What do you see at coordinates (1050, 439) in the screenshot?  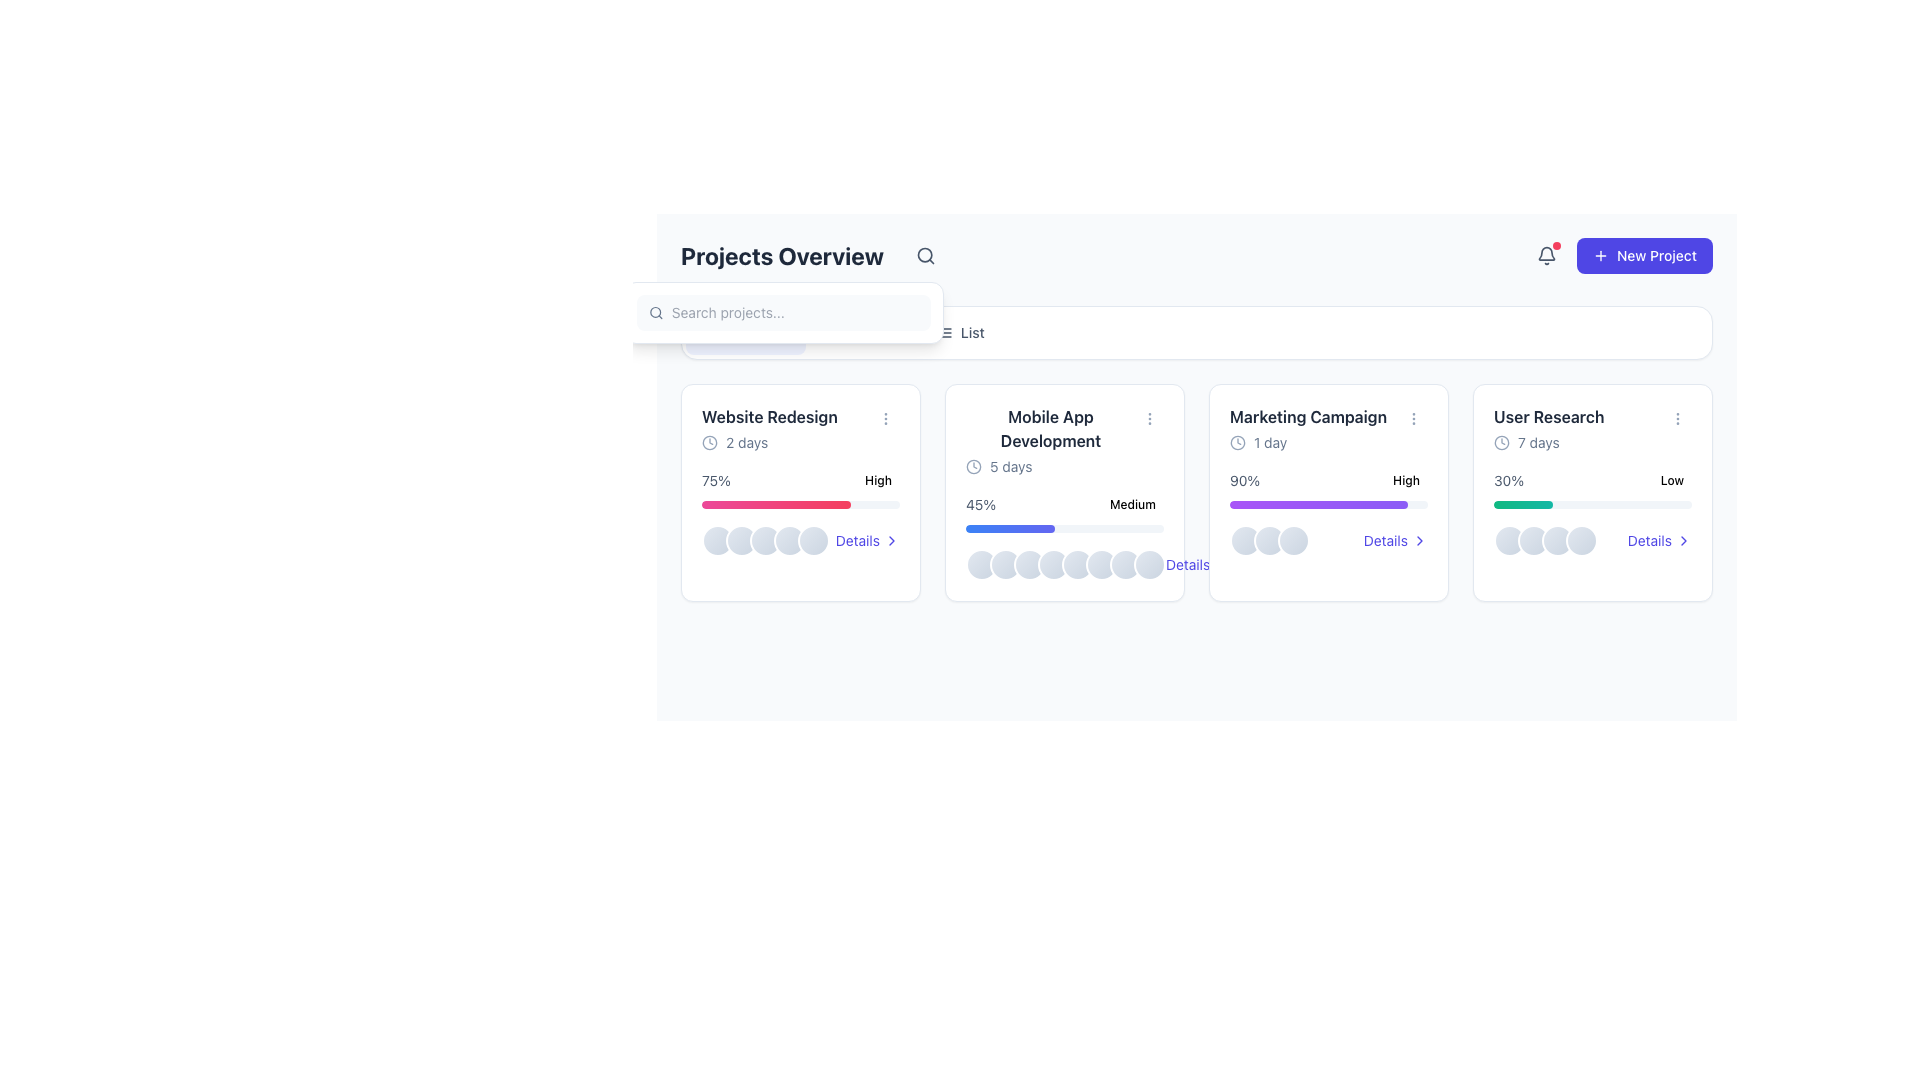 I see `the 'Mobile App Development' project card summary, which is the second card in a horizontal list of project cards, located directly to the right of the 'Website Redesign' card and to the left of the 'Marketing Campaign' card` at bounding box center [1050, 439].